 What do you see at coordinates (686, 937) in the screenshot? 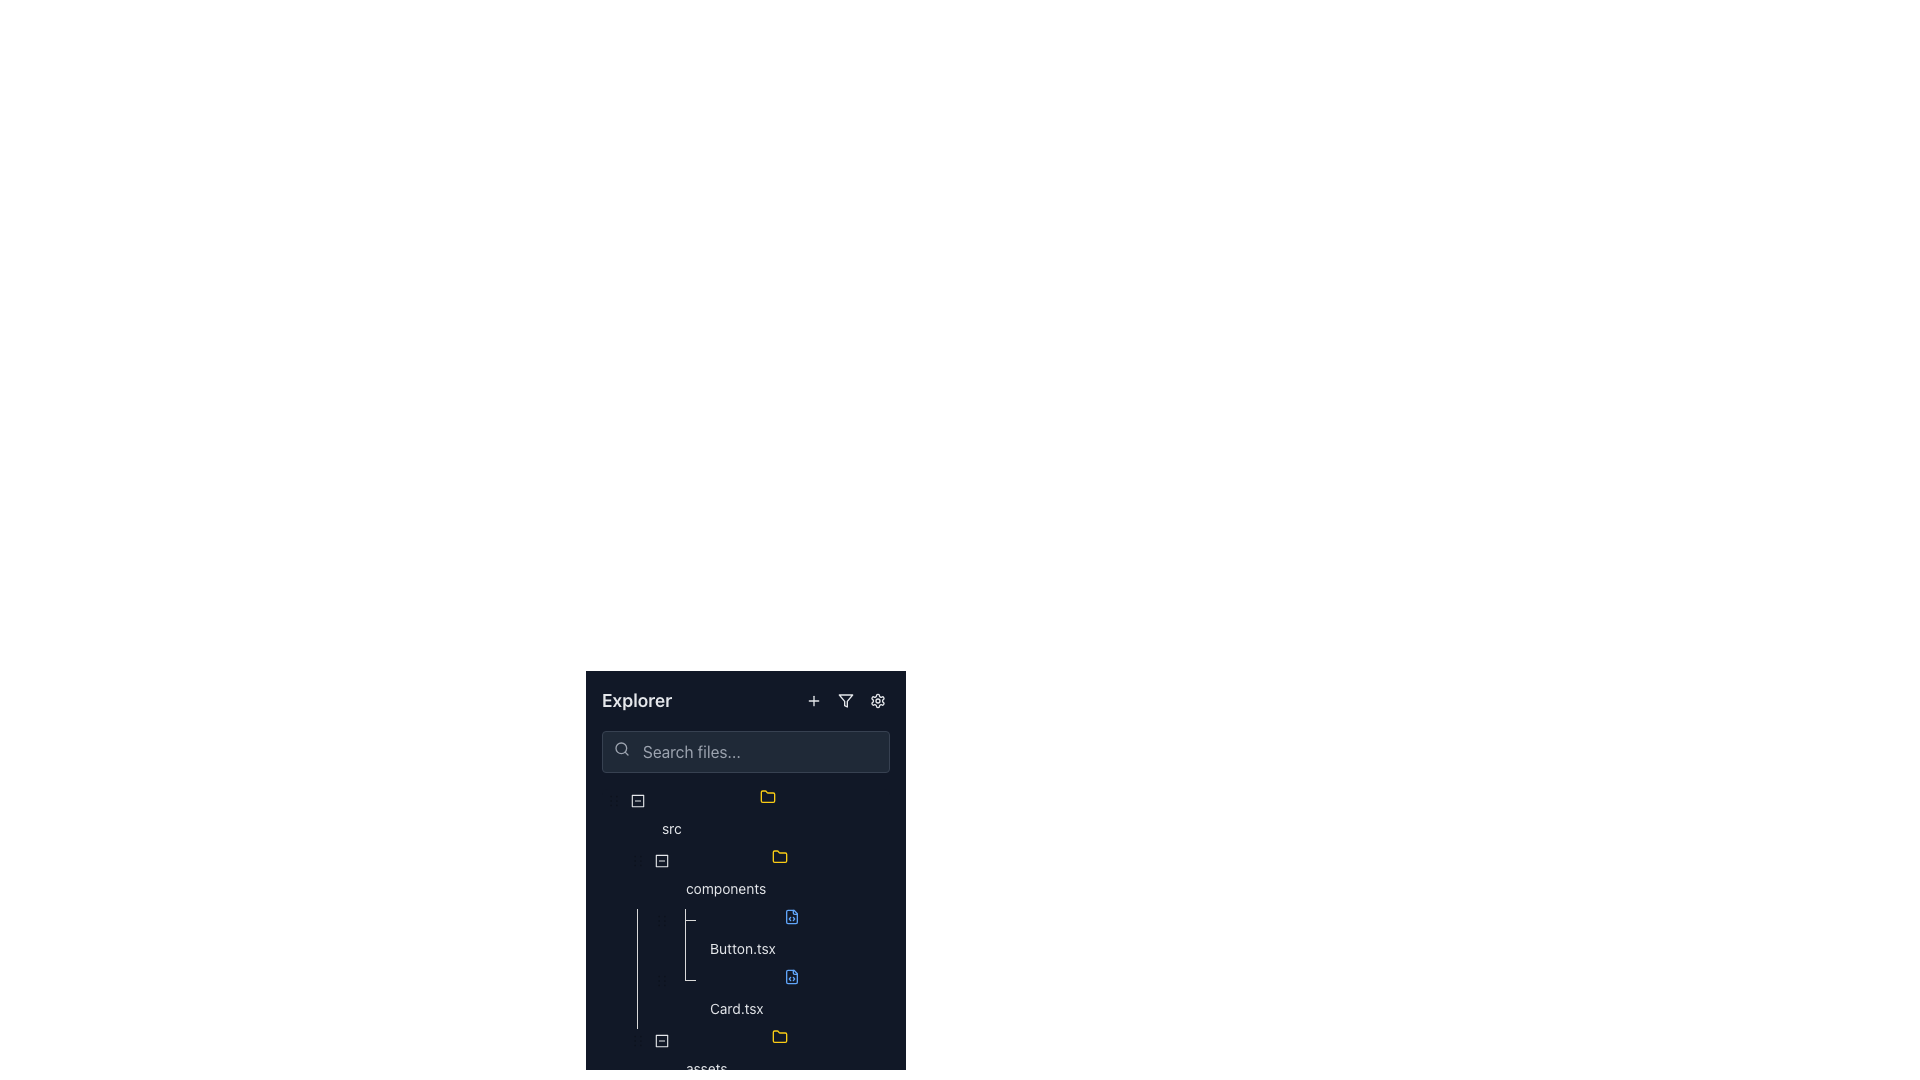
I see `the non-interactive visual indicator (tree branch) located next to 'Button.tsx' in the tree structure` at bounding box center [686, 937].